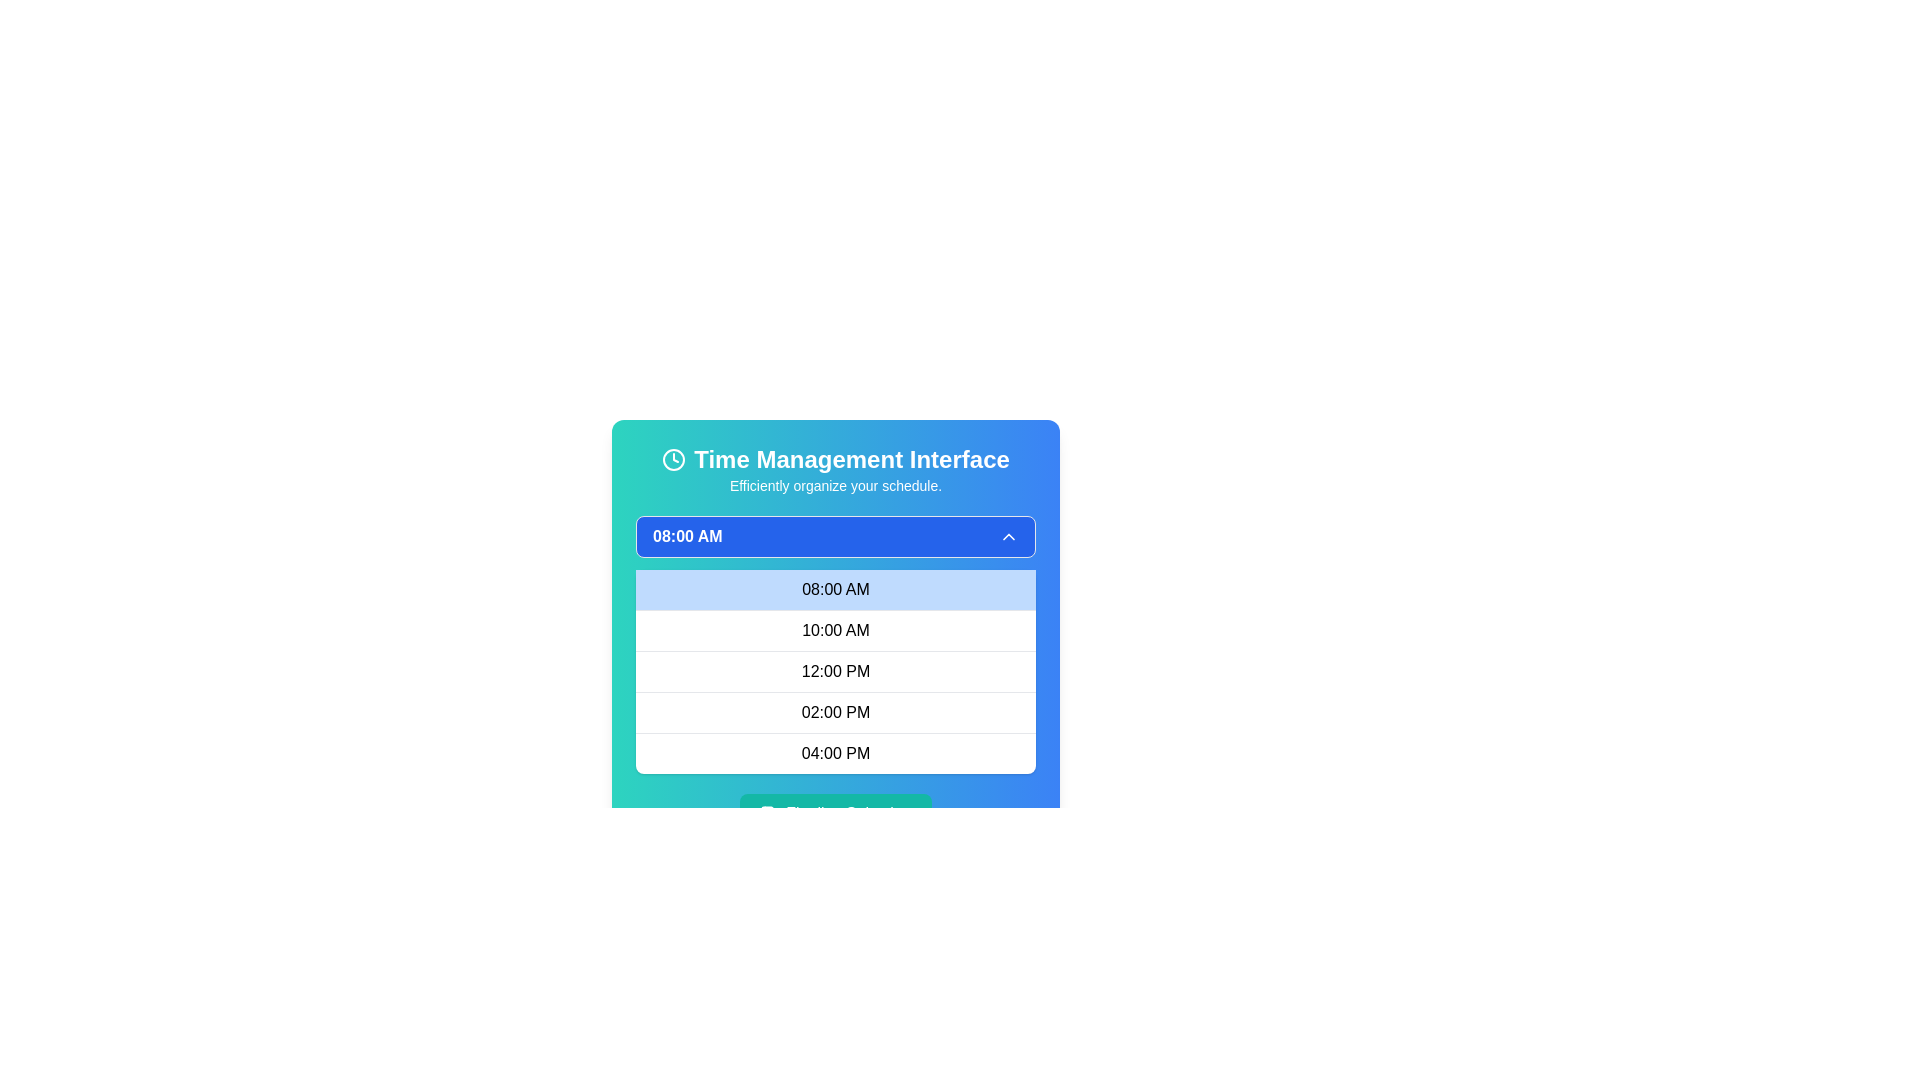 The width and height of the screenshot is (1920, 1080). I want to click on the 'Finalize Selection' button, so click(768, 813).